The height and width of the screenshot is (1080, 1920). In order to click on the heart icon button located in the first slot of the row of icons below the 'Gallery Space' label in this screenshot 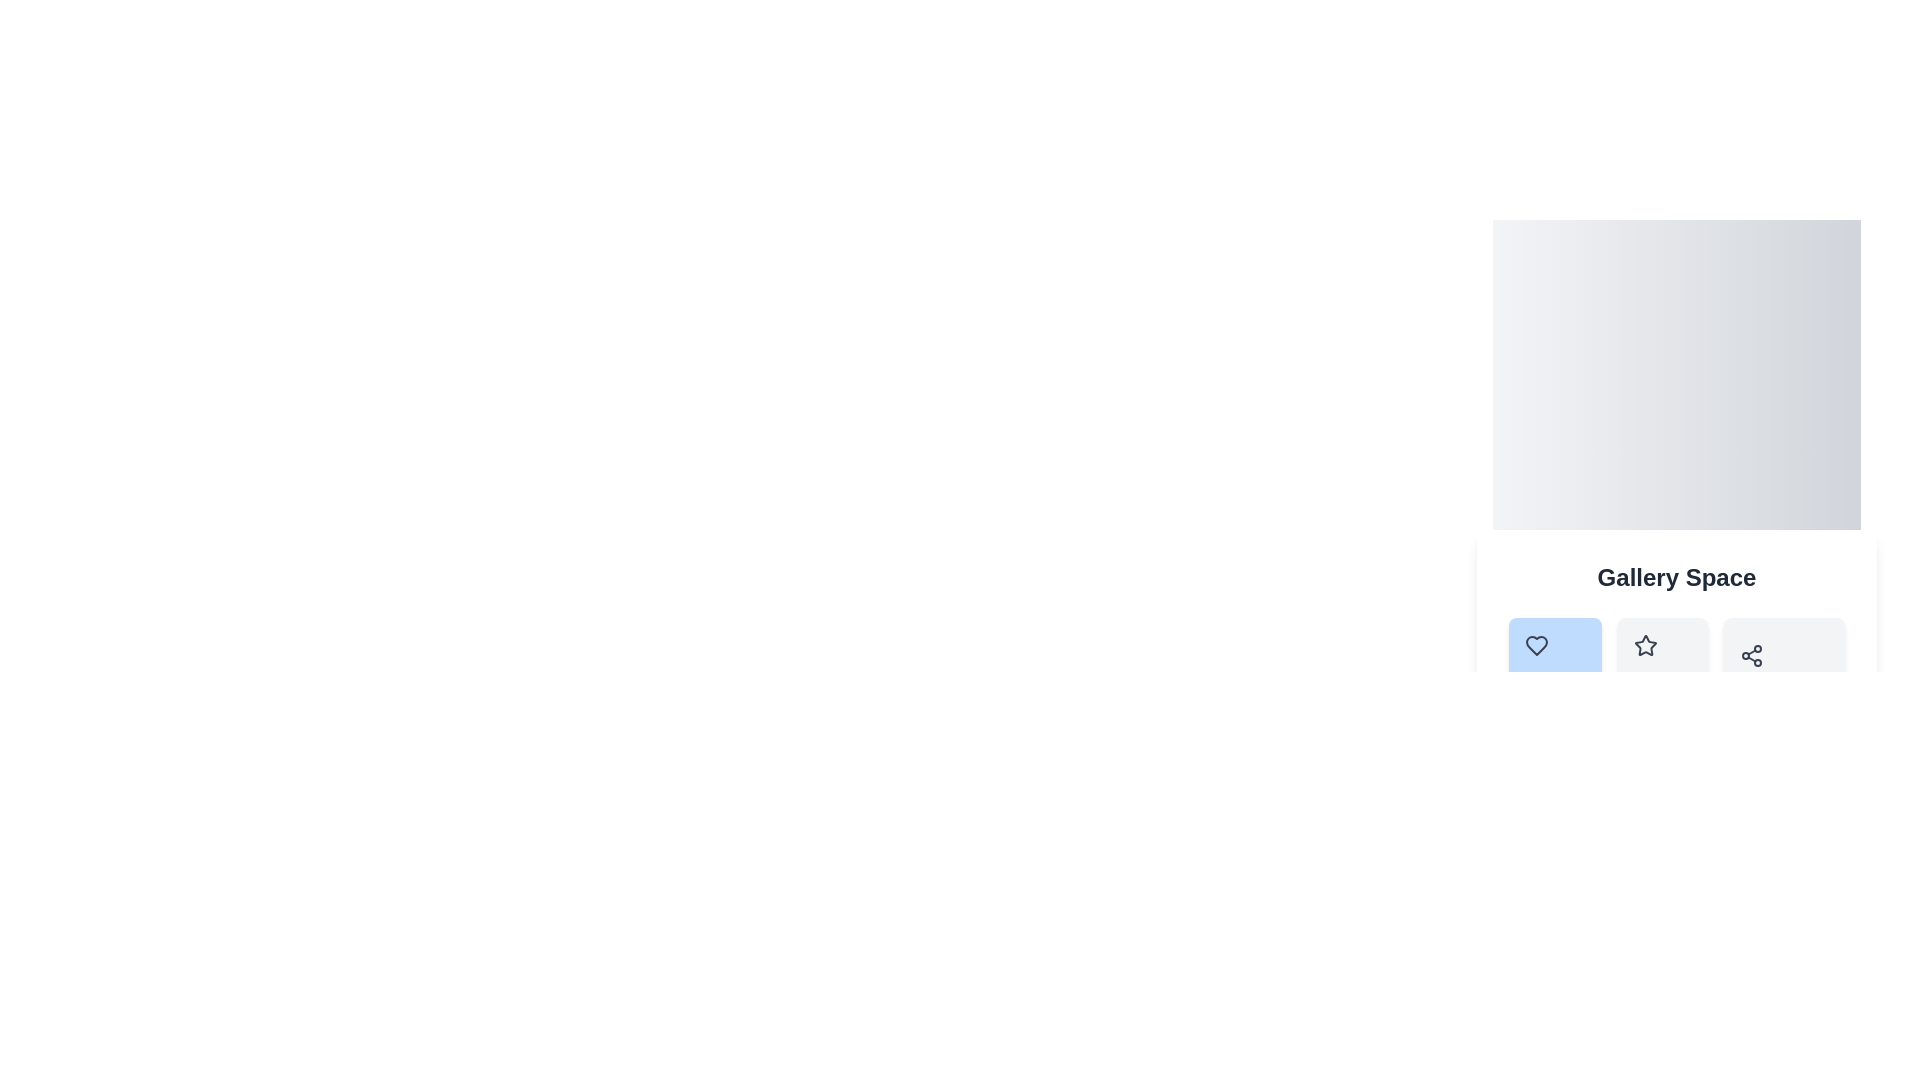, I will do `click(1536, 645)`.